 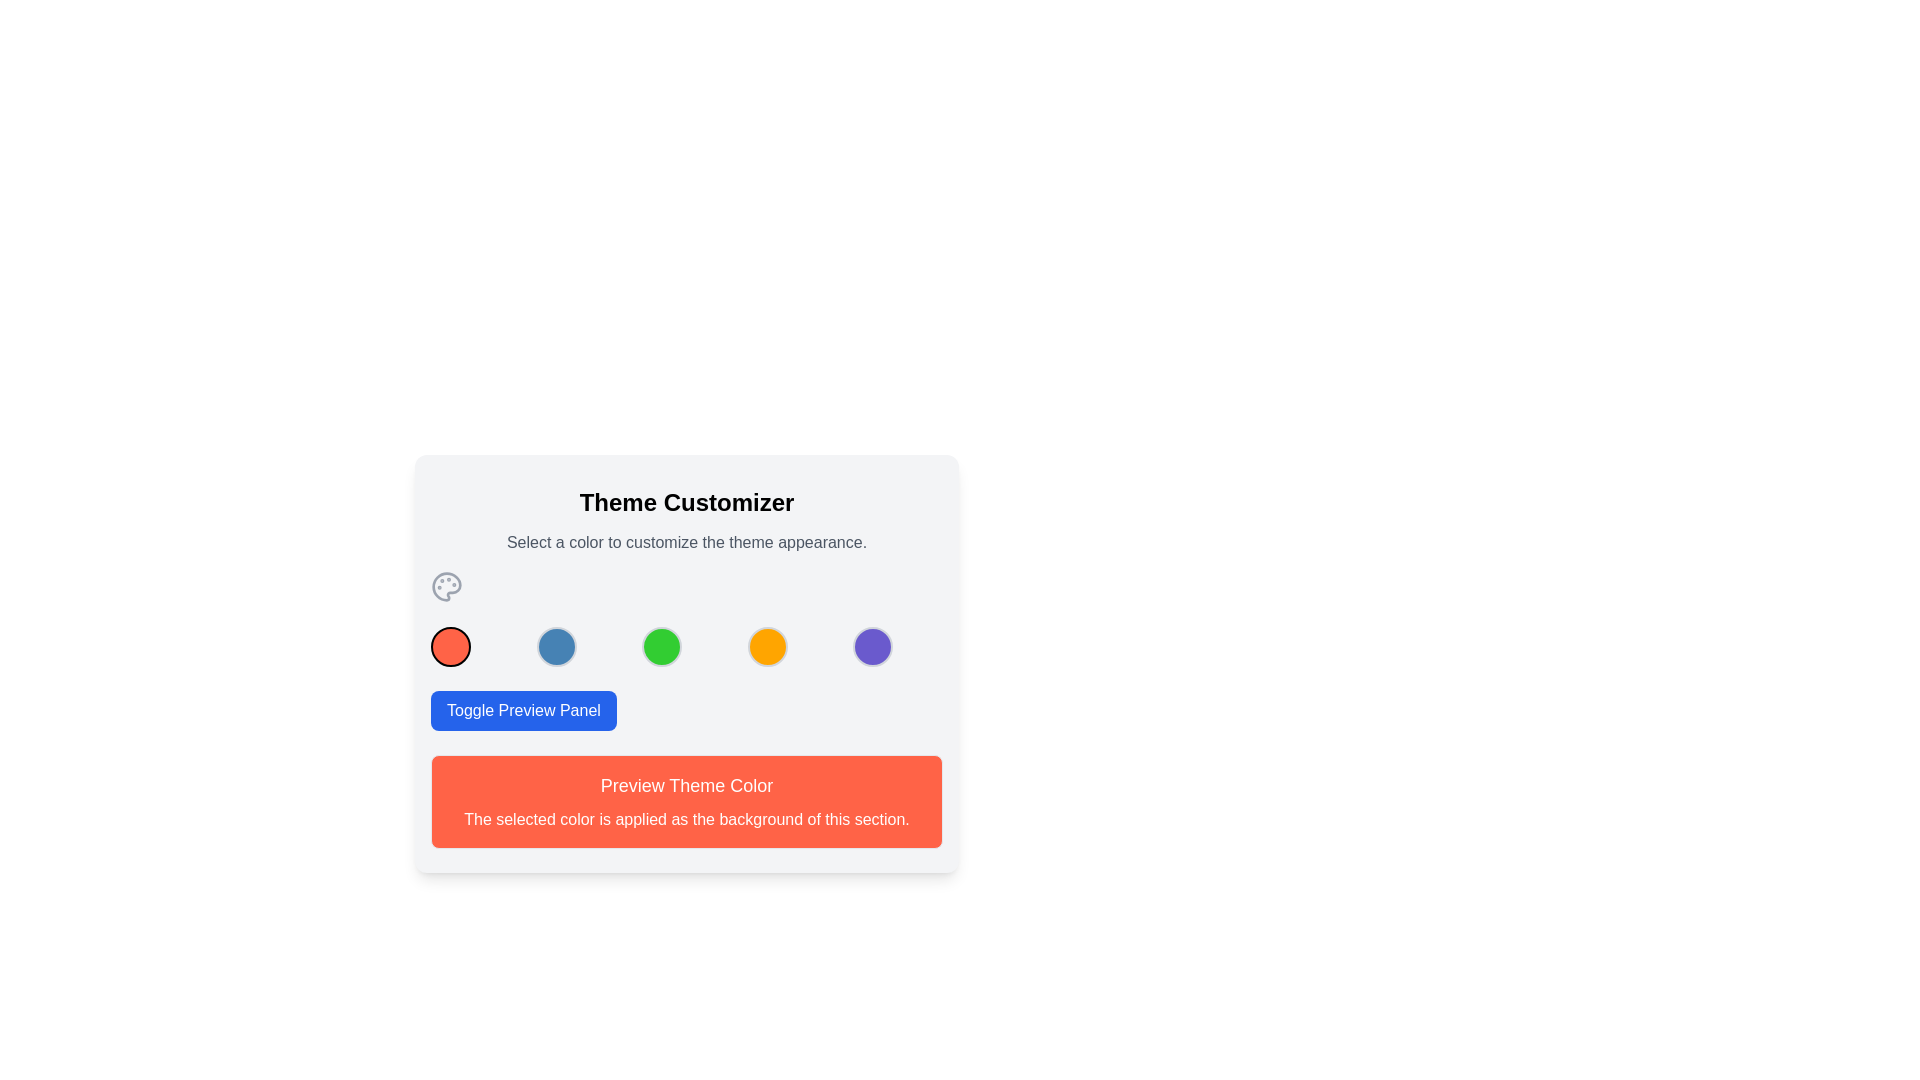 I want to click on the first selectable color option button located in the grid layout under the 'Theme Customizer' section, so click(x=450, y=647).